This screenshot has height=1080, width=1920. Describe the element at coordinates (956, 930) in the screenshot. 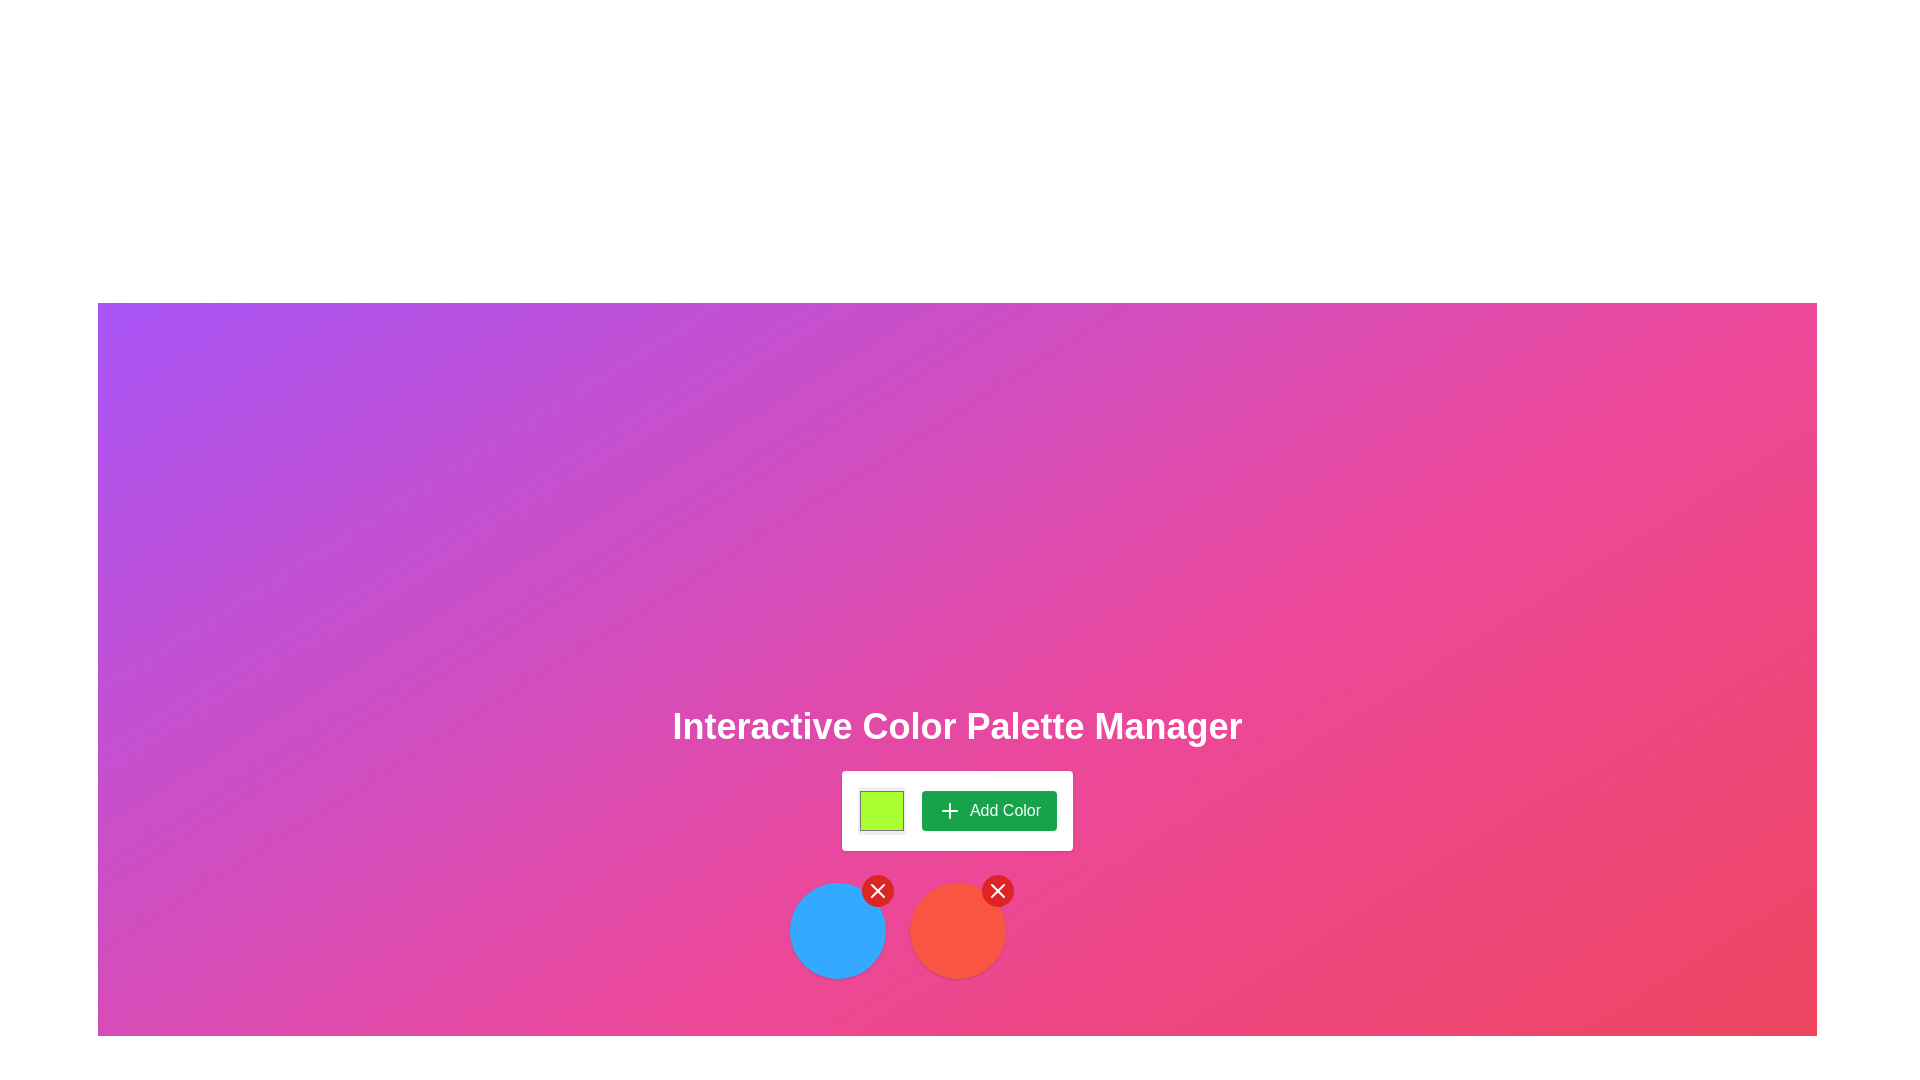

I see `the circular button with a red background and a white 'X' symbol inside, which is the second button in a row of three located below the 'Add Color' button` at that location.